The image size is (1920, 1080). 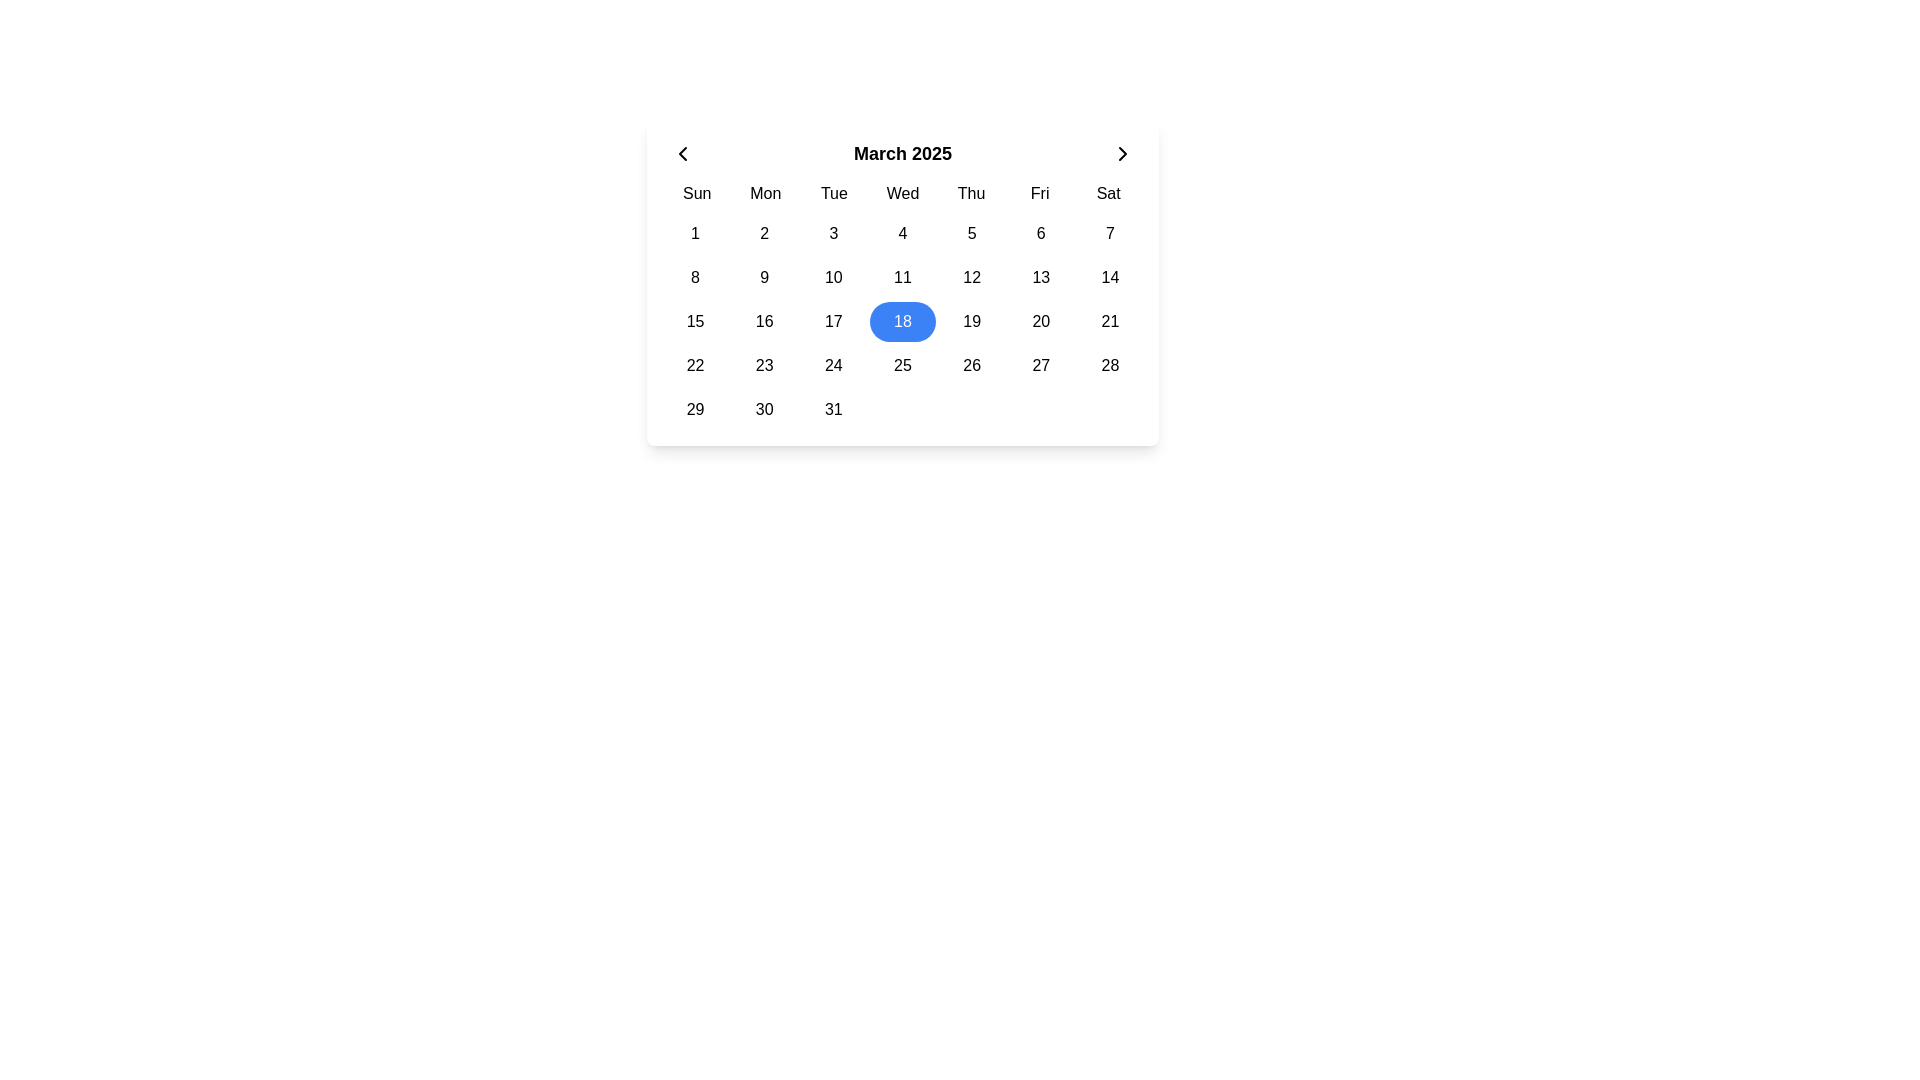 What do you see at coordinates (1040, 193) in the screenshot?
I see `the static text label that serves as a header for Fridays in the calendar view, which is the sixth element in a horizontally arranged grid of days of the week` at bounding box center [1040, 193].